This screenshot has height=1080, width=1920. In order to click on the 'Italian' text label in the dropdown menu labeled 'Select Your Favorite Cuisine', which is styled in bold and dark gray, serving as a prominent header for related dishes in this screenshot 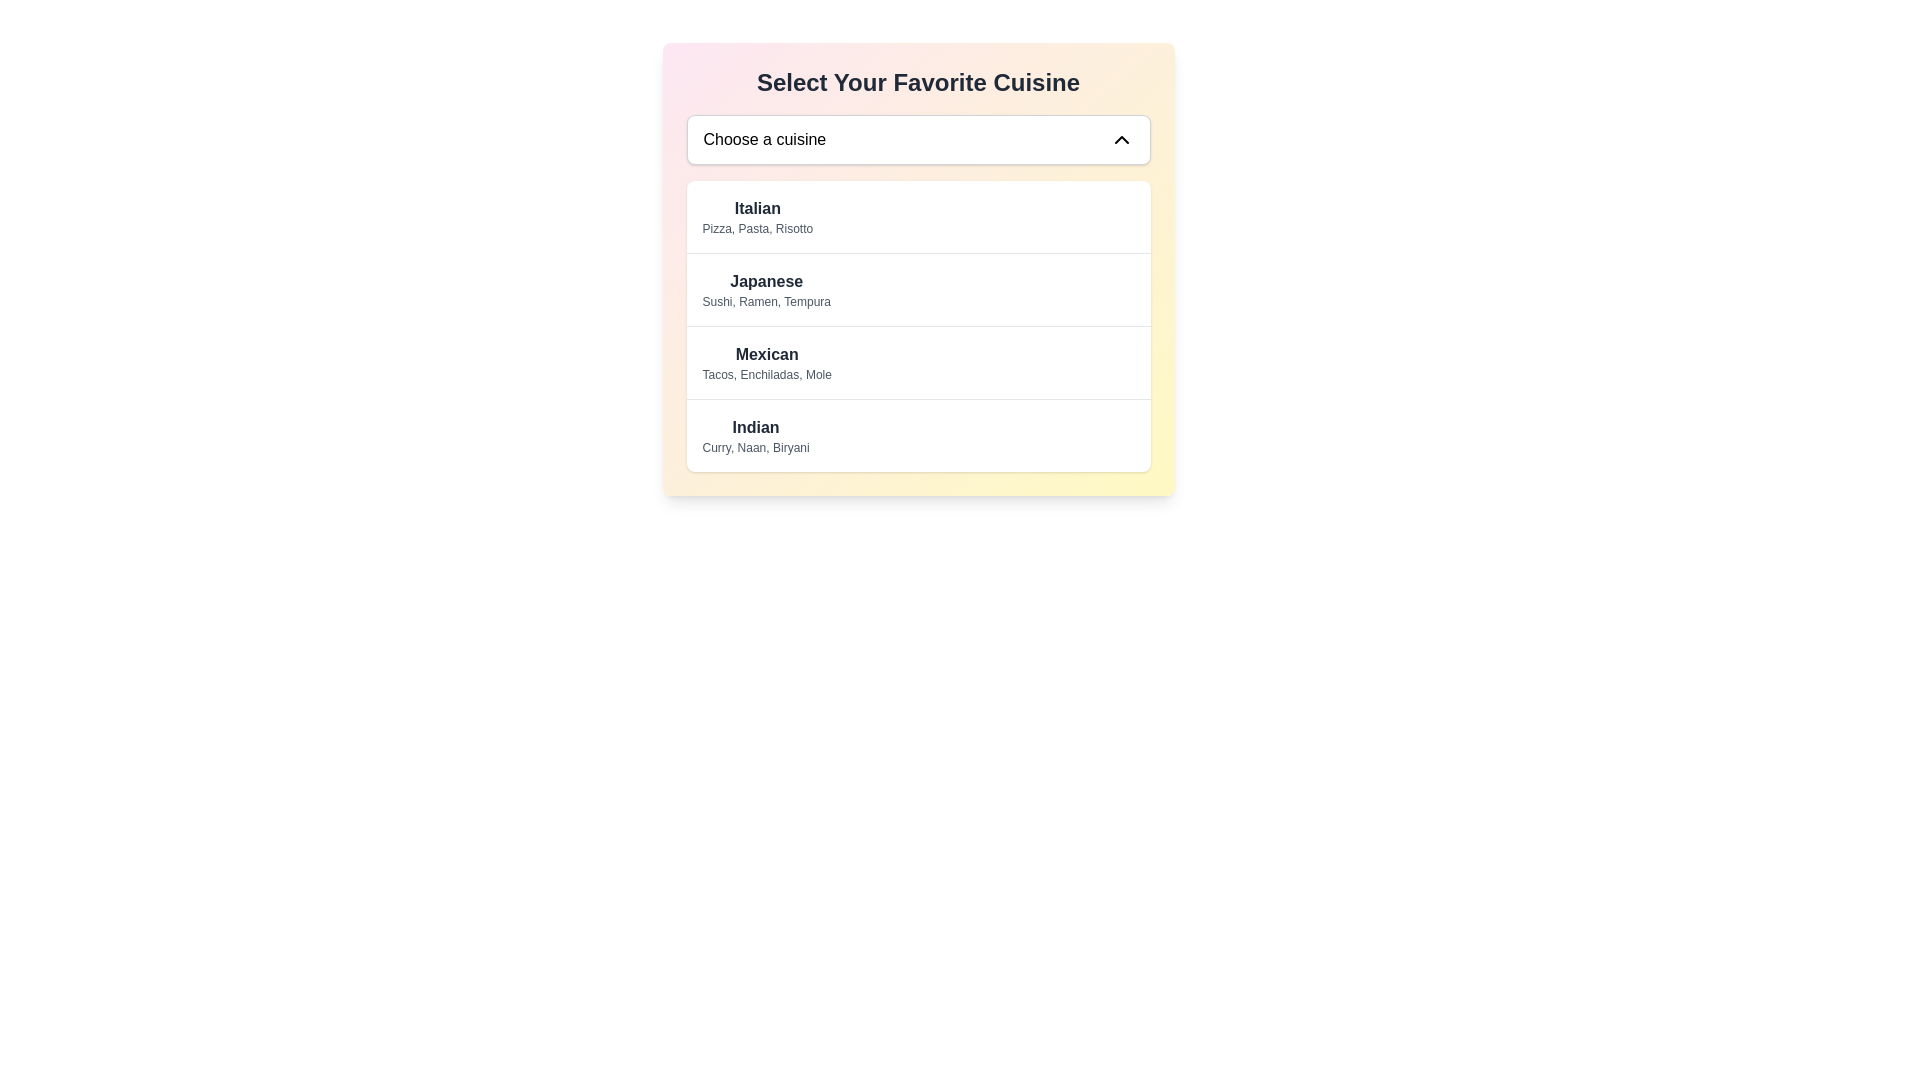, I will do `click(756, 208)`.